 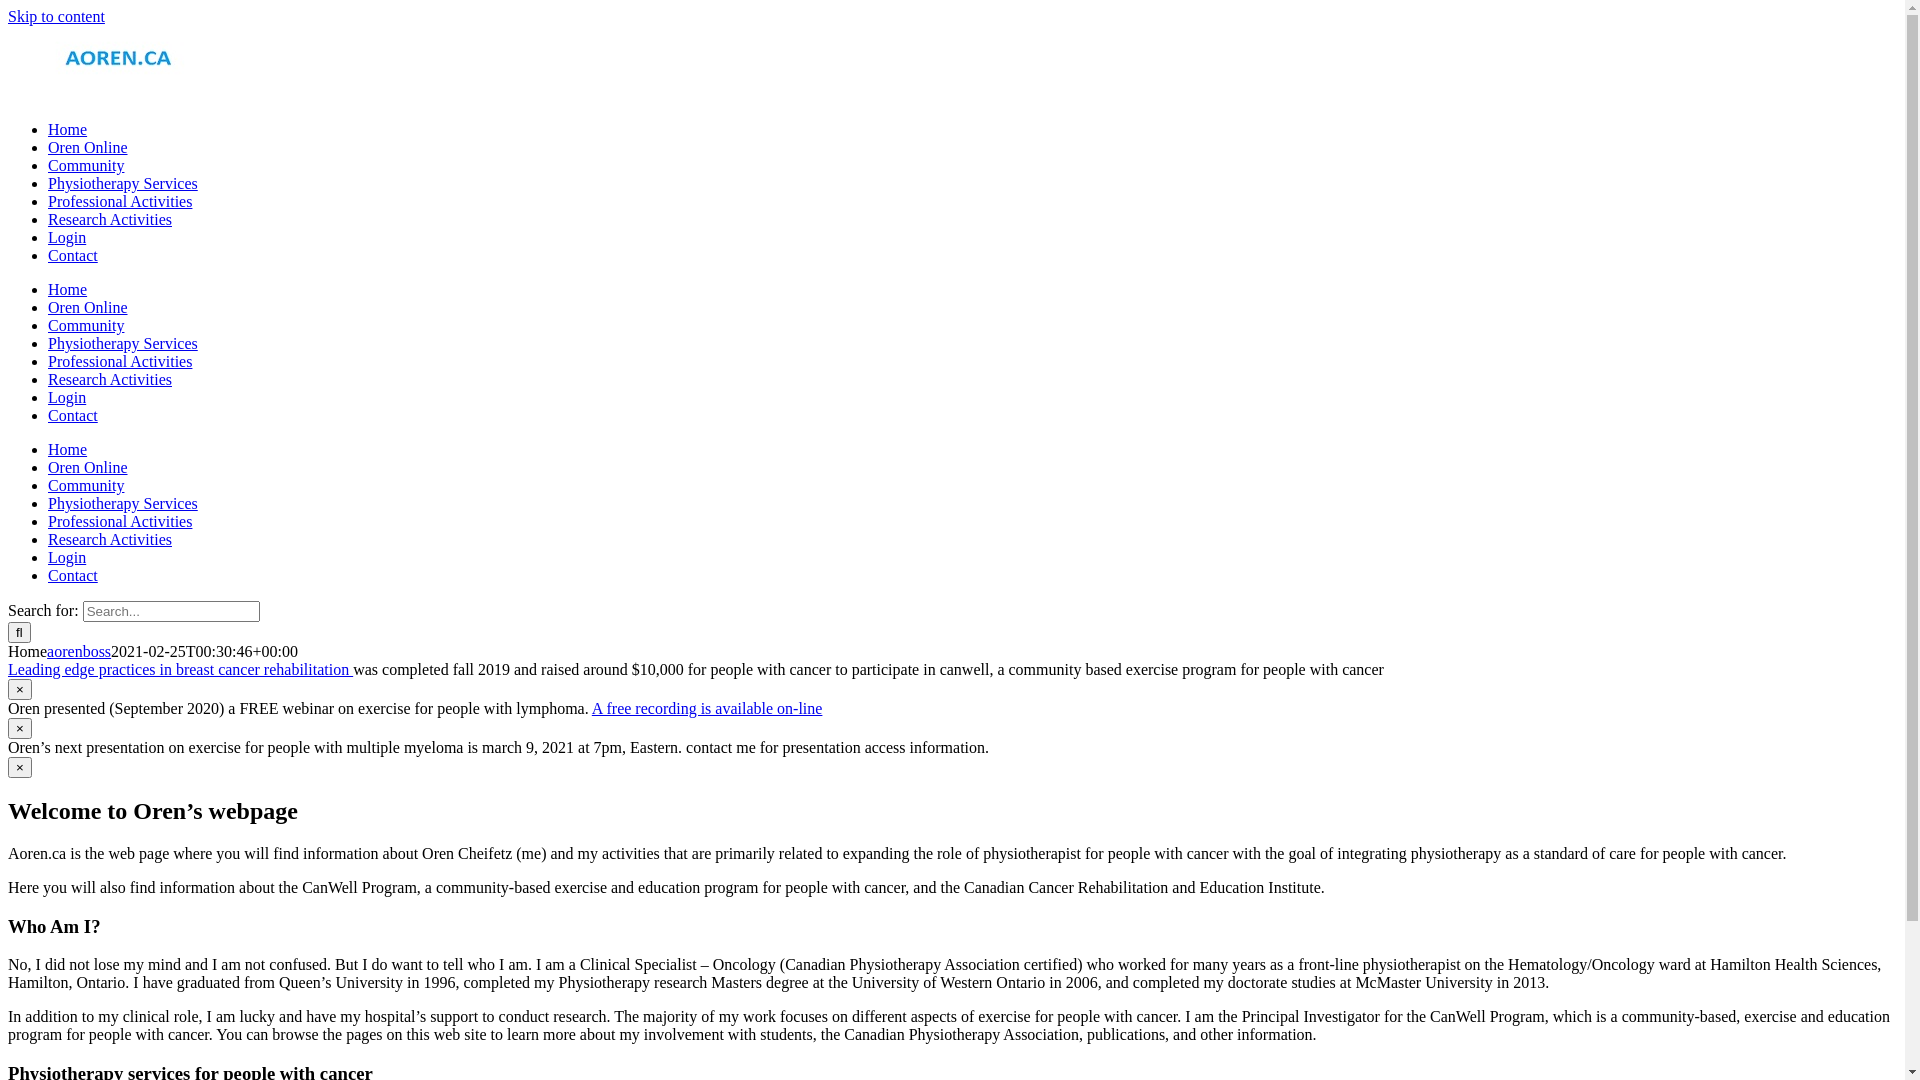 I want to click on 'Contact', so click(x=72, y=254).